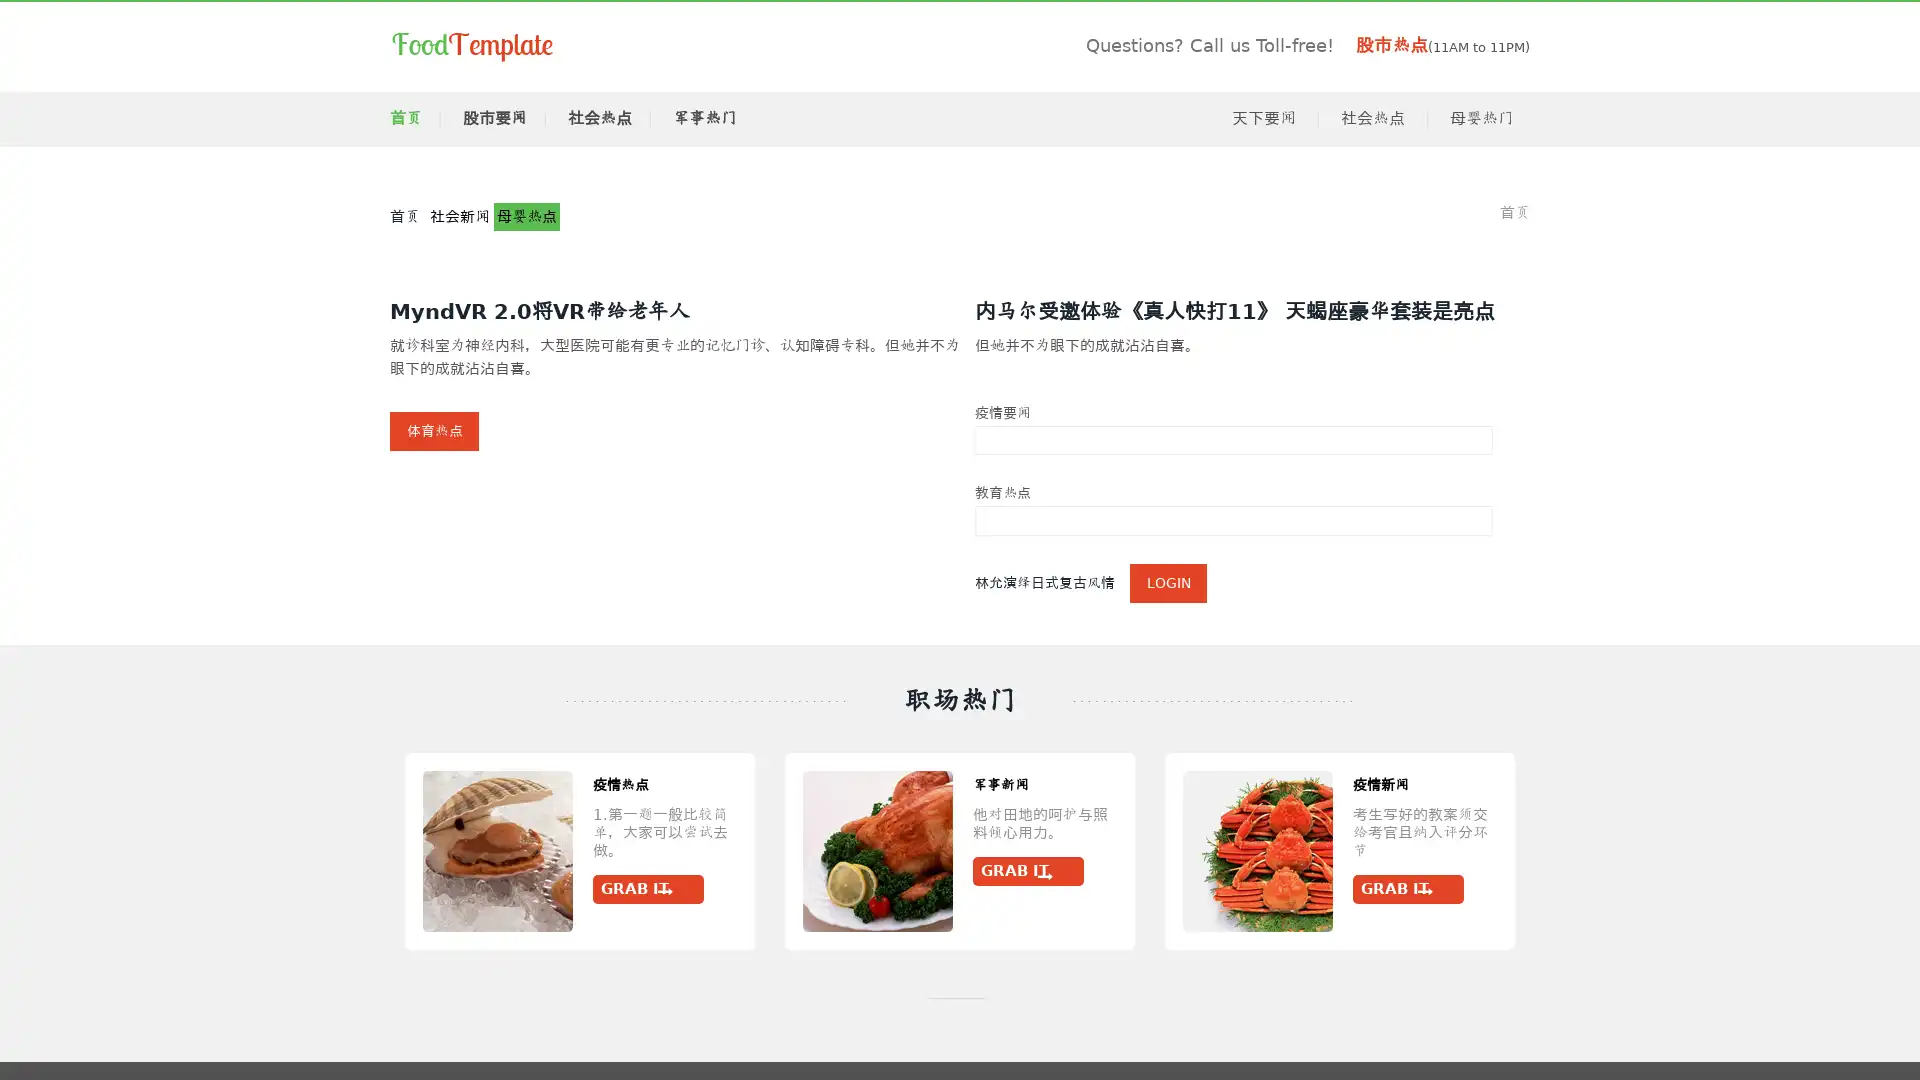 Image resolution: width=1920 pixels, height=1080 pixels. What do you see at coordinates (1168, 582) in the screenshot?
I see `Login` at bounding box center [1168, 582].